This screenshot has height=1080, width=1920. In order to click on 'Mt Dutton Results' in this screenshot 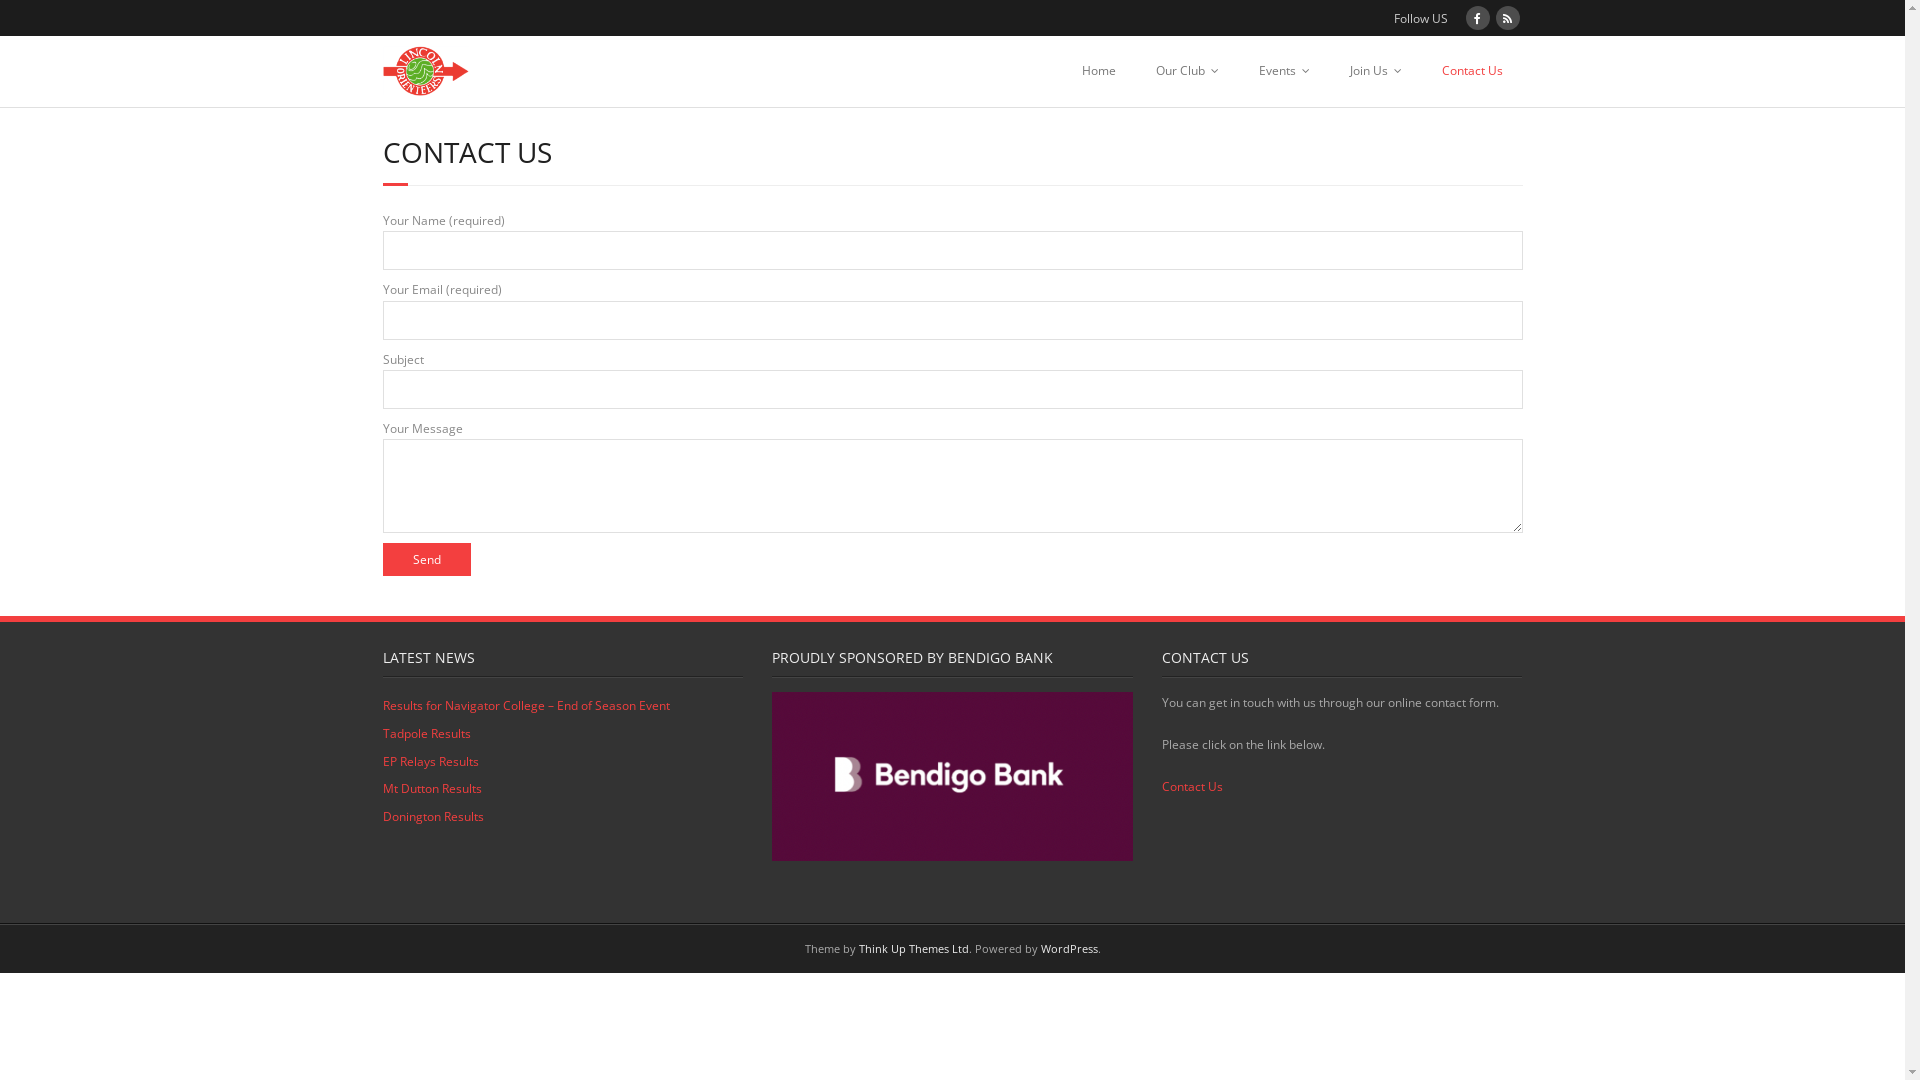, I will do `click(430, 788)`.